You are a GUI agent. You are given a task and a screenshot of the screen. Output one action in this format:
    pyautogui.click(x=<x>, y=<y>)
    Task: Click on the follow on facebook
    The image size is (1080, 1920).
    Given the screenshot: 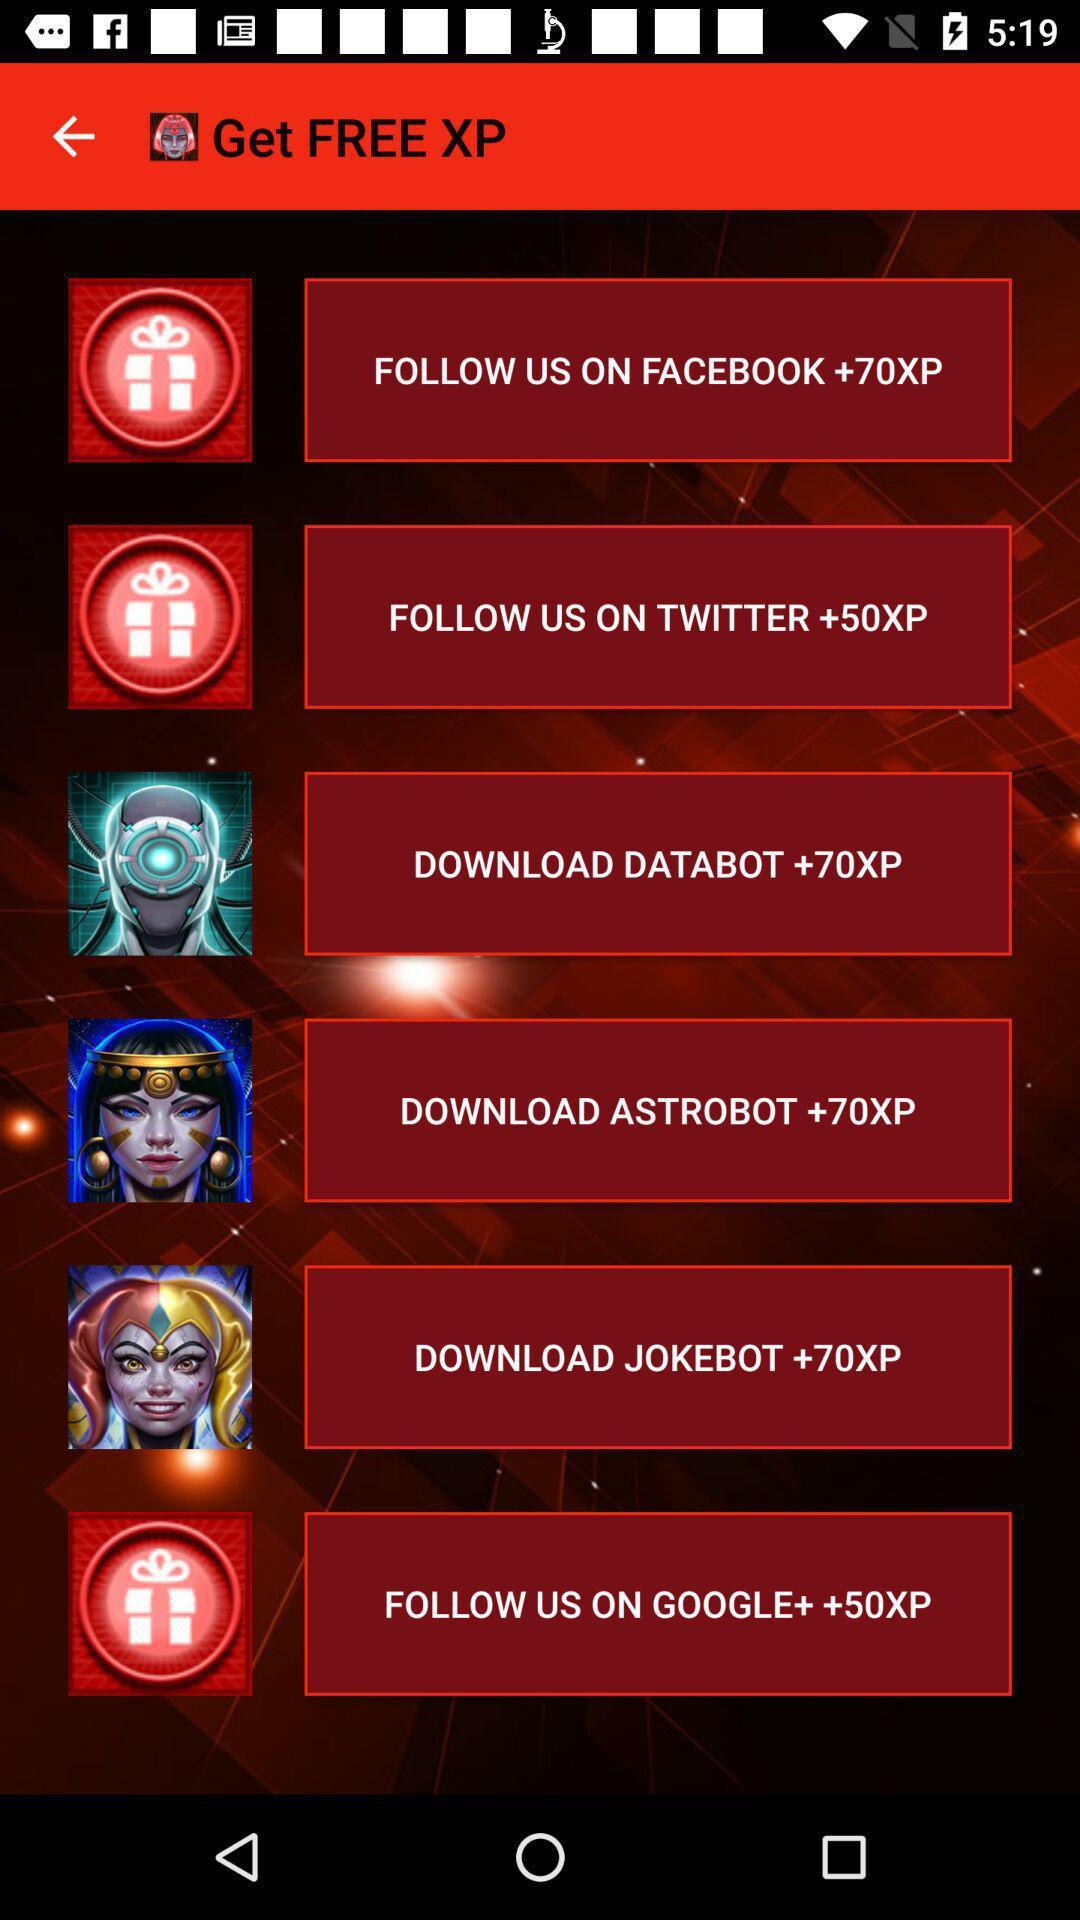 What is the action you would take?
    pyautogui.click(x=159, y=370)
    